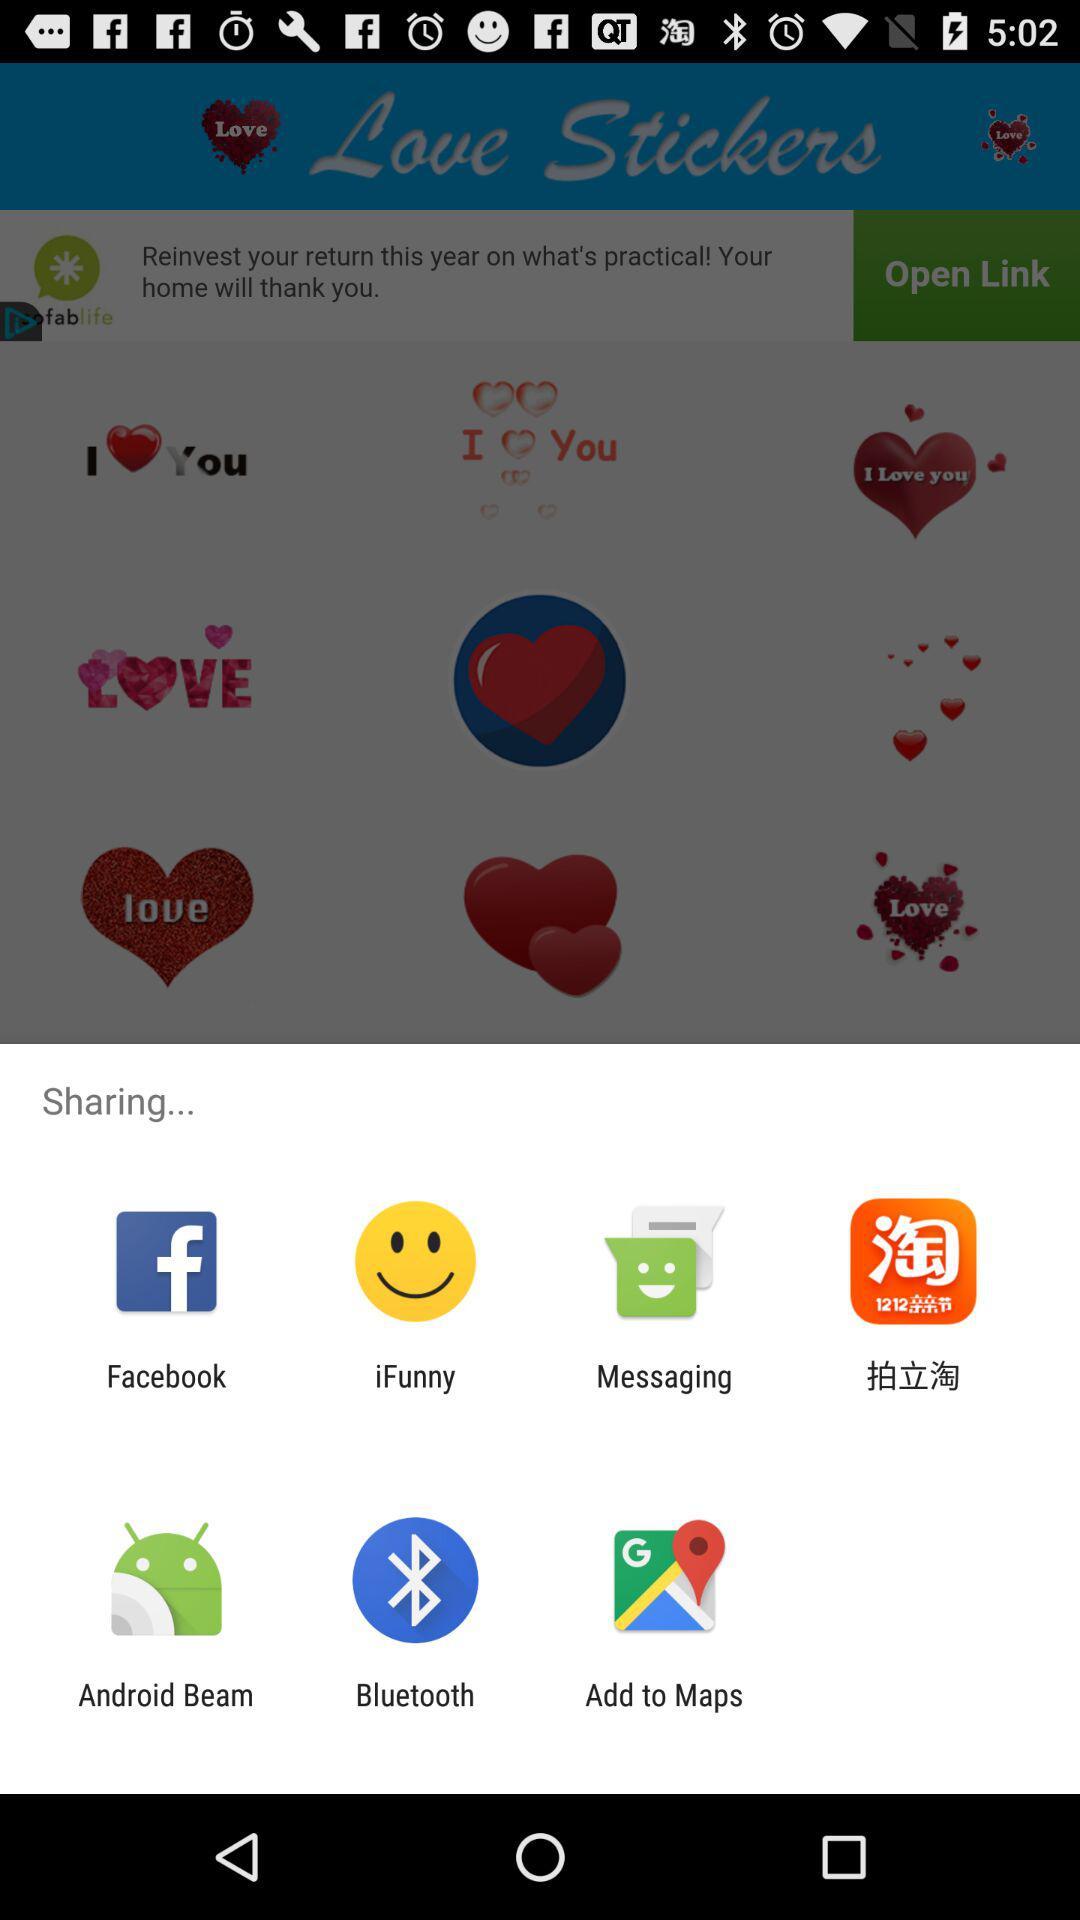 This screenshot has height=1920, width=1080. I want to click on app next to facebook icon, so click(414, 1392).